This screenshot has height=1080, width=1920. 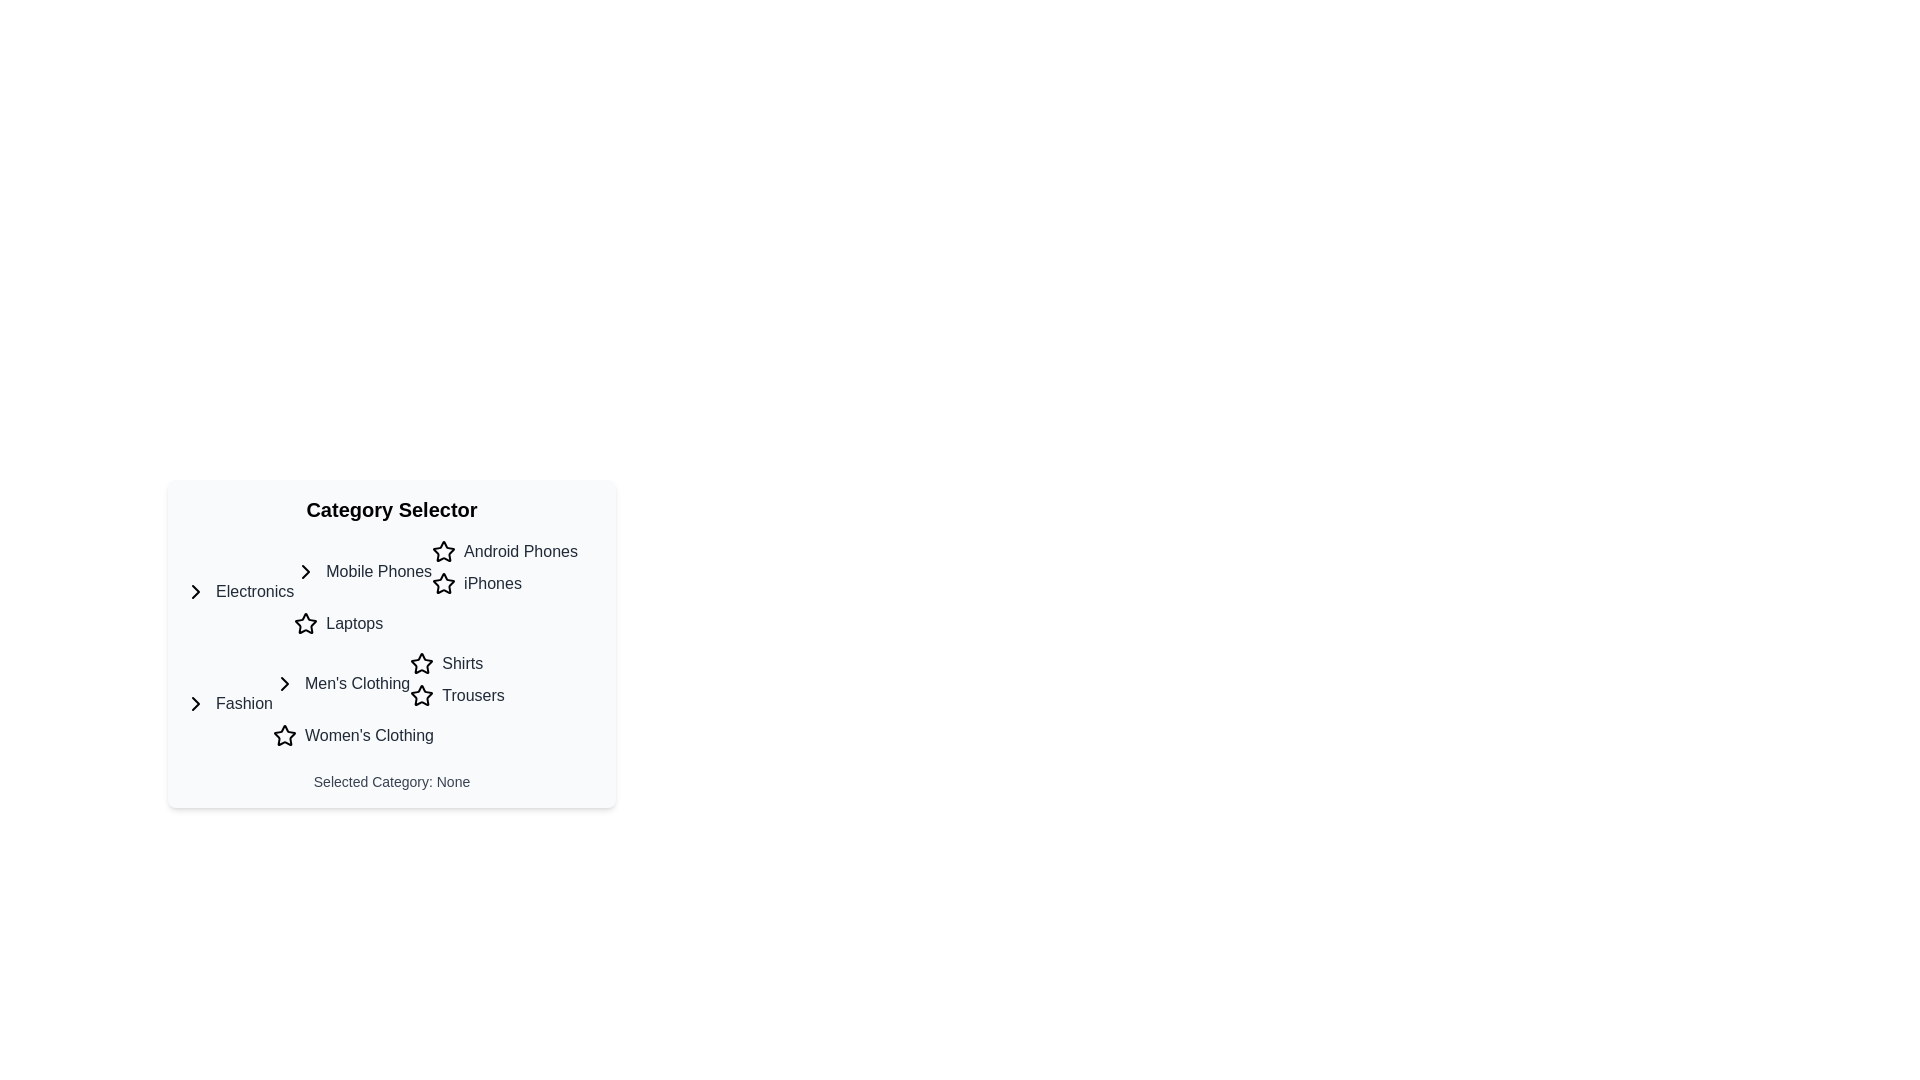 What do you see at coordinates (243, 703) in the screenshot?
I see `the 'Fashion' hyperlink located in the vertical category selector list beneath the 'Electronics' category to change its color` at bounding box center [243, 703].